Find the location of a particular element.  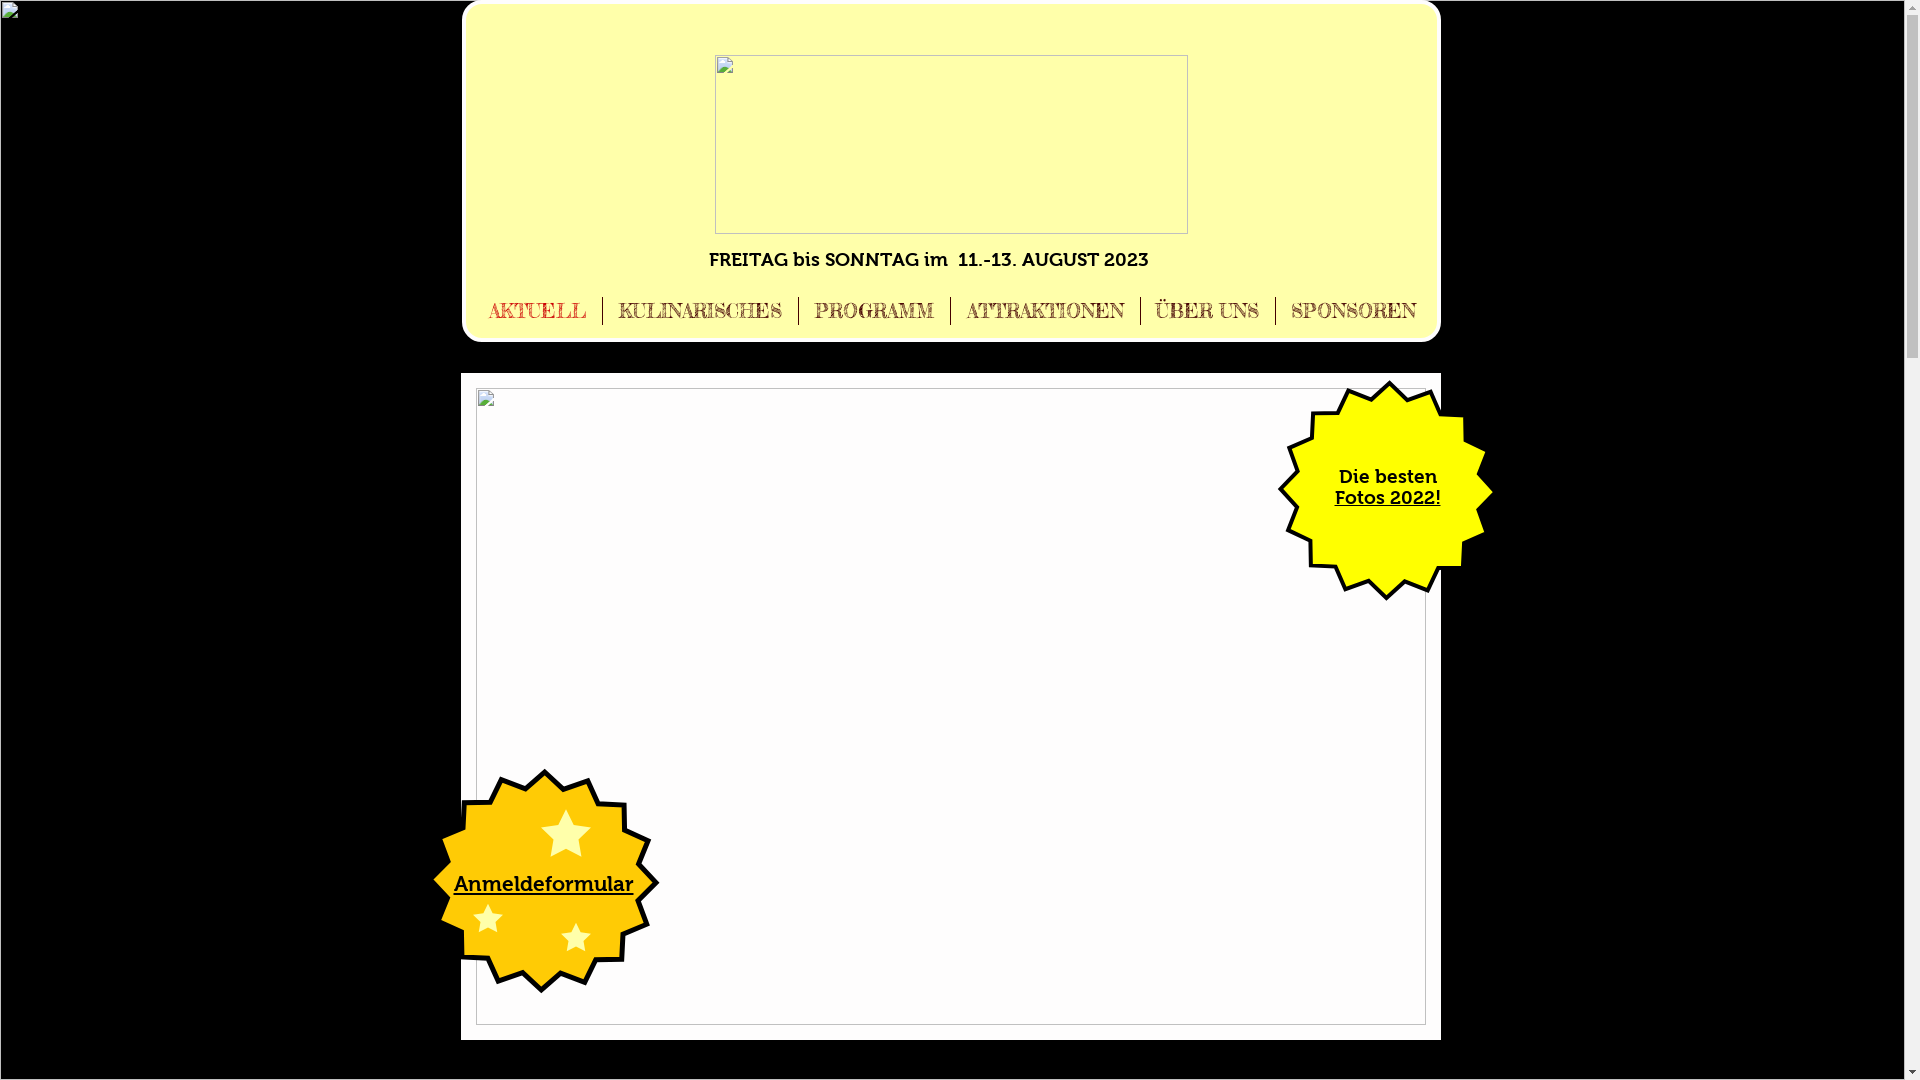

'Anmeldeformular' is located at coordinates (543, 882).